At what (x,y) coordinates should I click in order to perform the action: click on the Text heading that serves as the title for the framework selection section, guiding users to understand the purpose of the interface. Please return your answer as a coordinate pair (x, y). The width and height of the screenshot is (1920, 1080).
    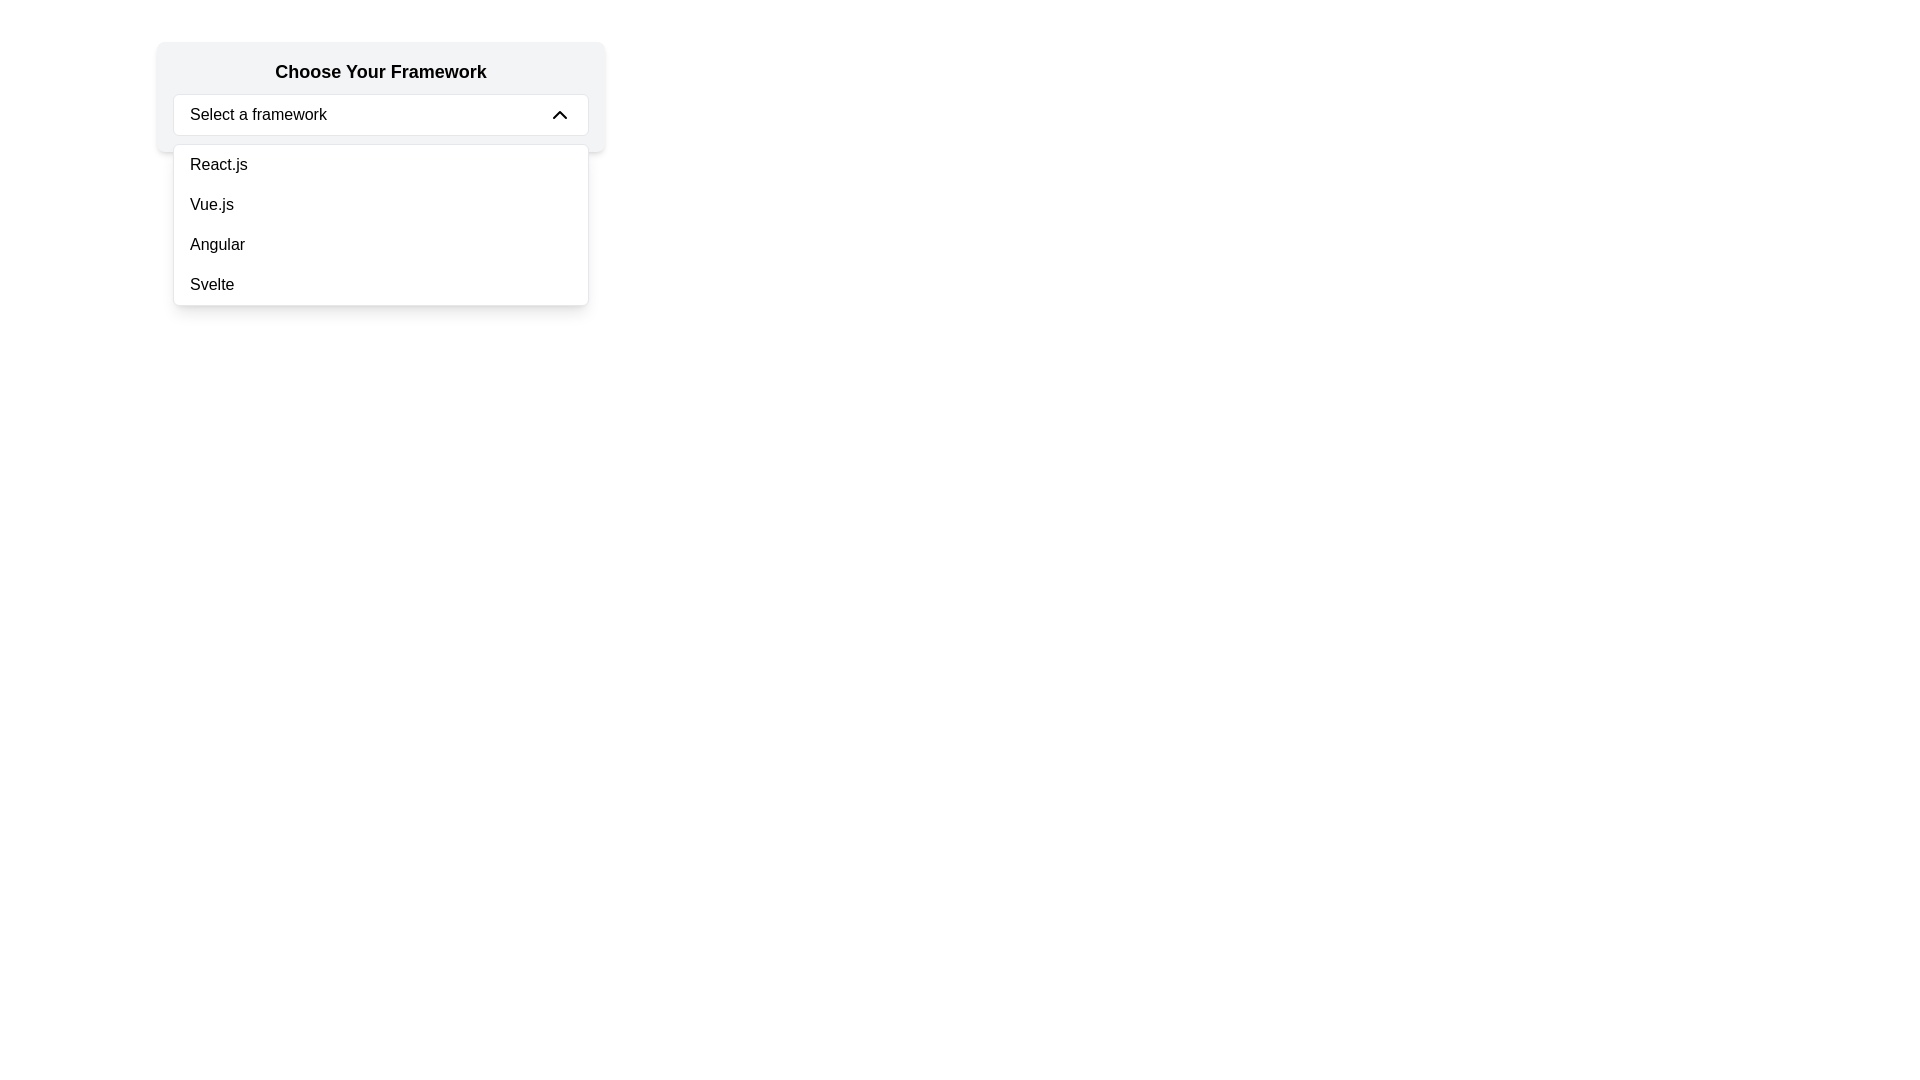
    Looking at the image, I should click on (380, 71).